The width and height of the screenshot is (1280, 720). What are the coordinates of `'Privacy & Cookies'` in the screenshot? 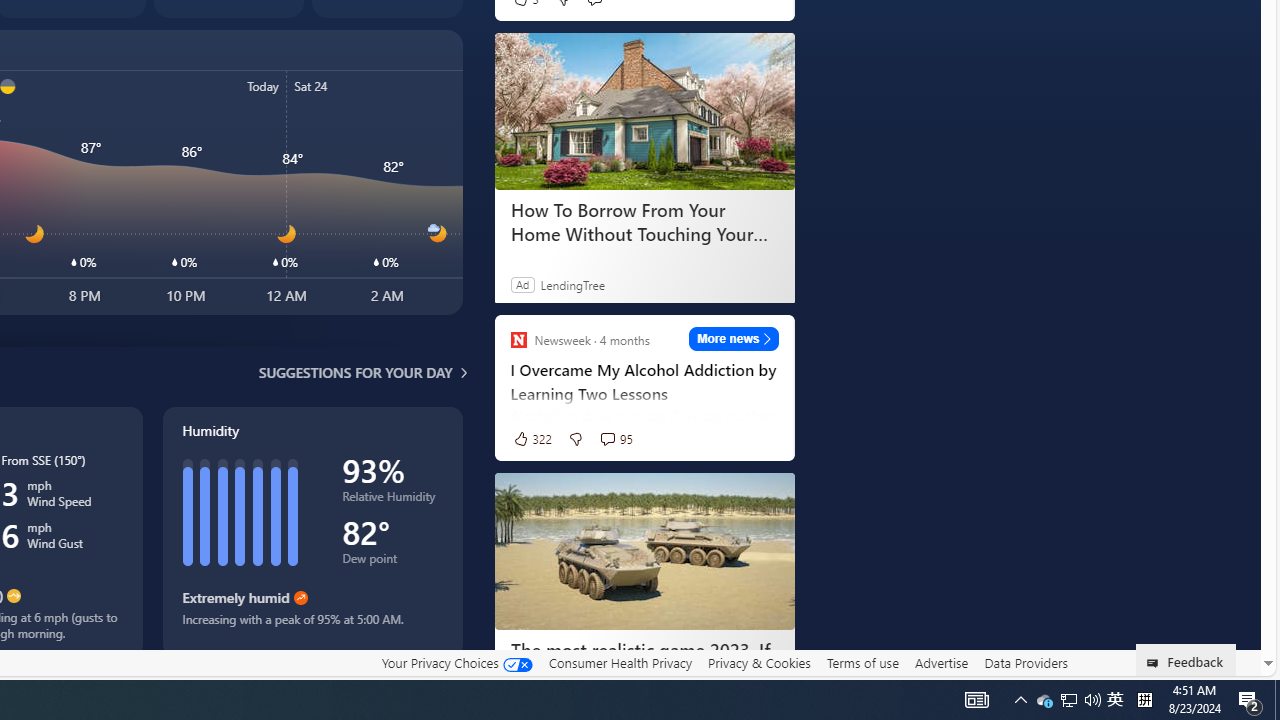 It's located at (758, 662).